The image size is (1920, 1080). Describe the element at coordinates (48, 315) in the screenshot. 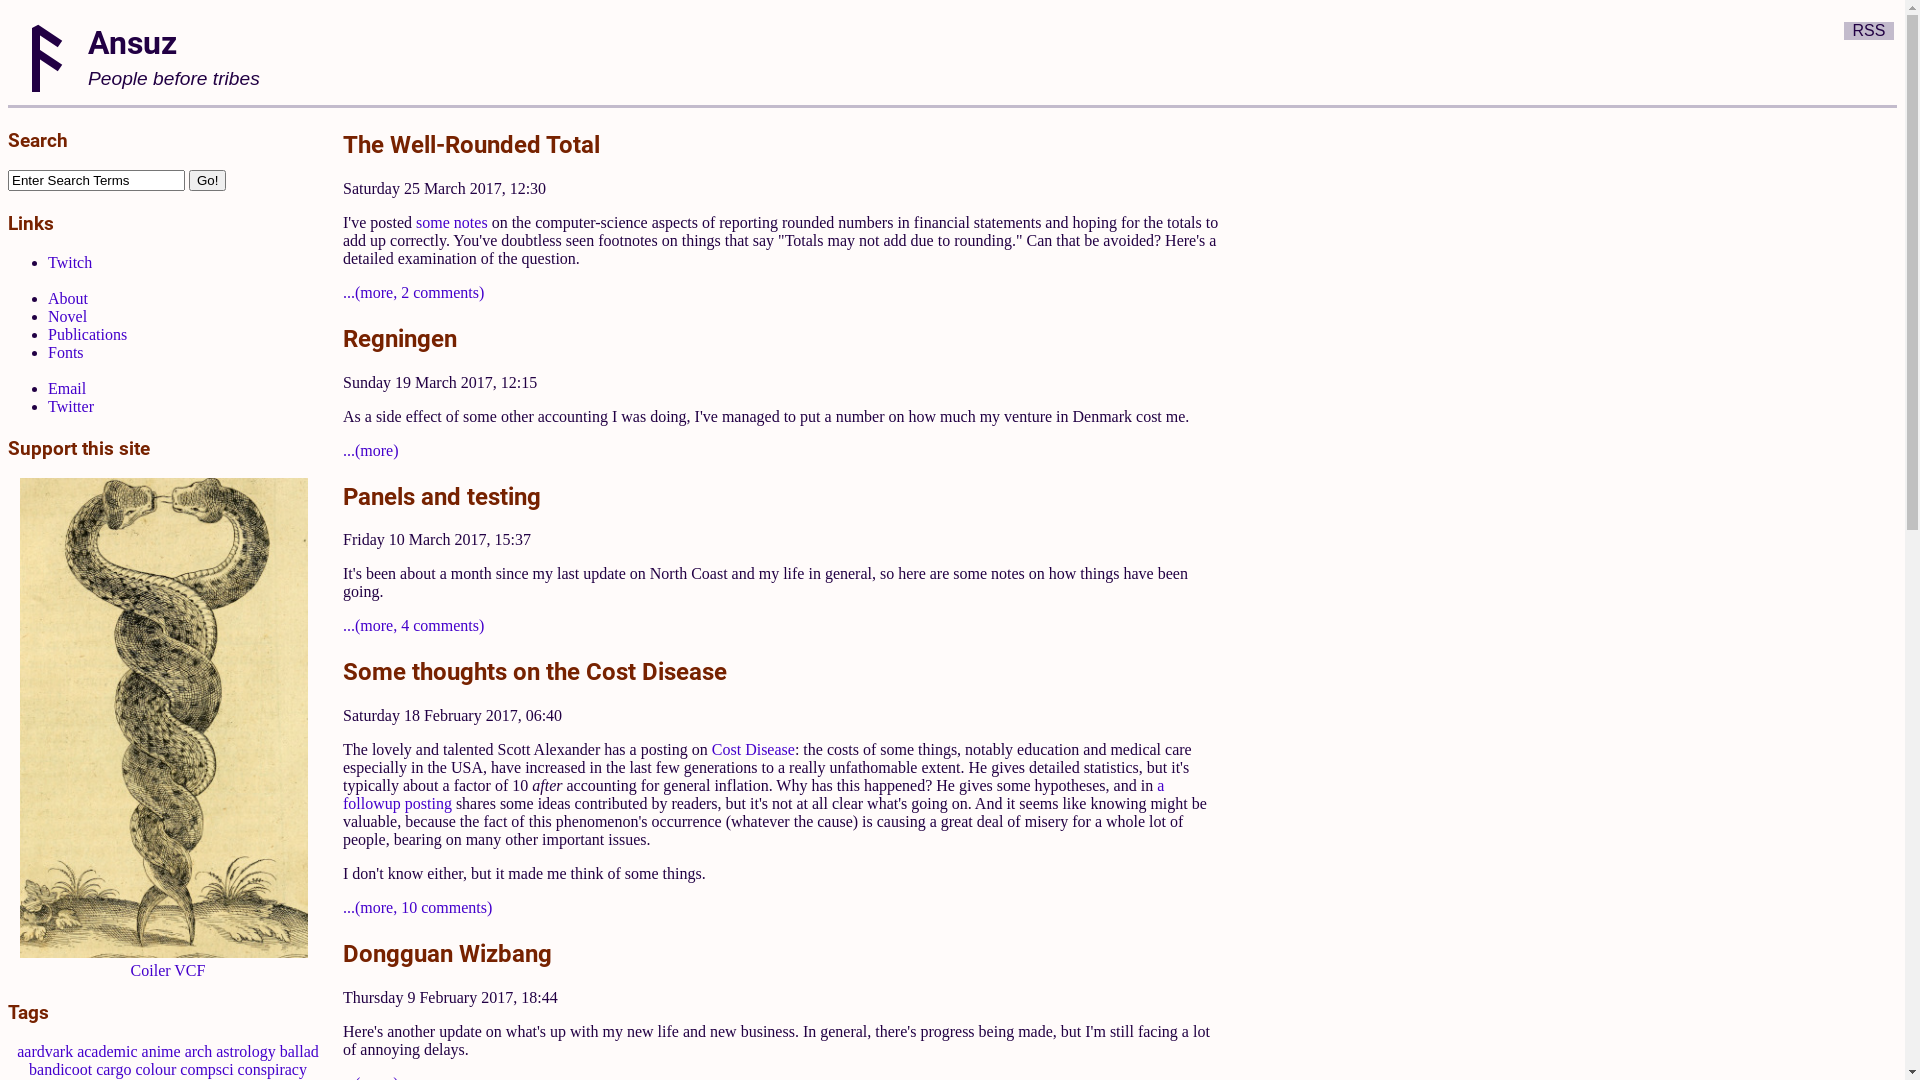

I see `'Novel'` at that location.